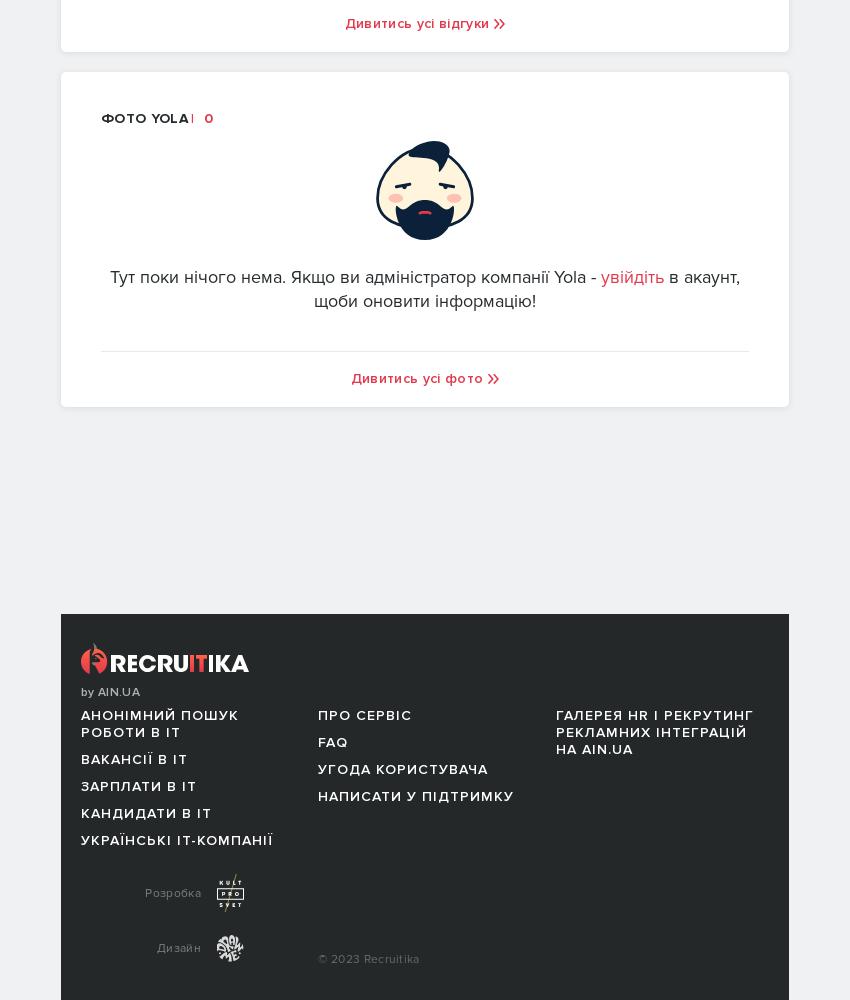 The image size is (850, 1000). What do you see at coordinates (134, 759) in the screenshot?
I see `'Вакансії в IT'` at bounding box center [134, 759].